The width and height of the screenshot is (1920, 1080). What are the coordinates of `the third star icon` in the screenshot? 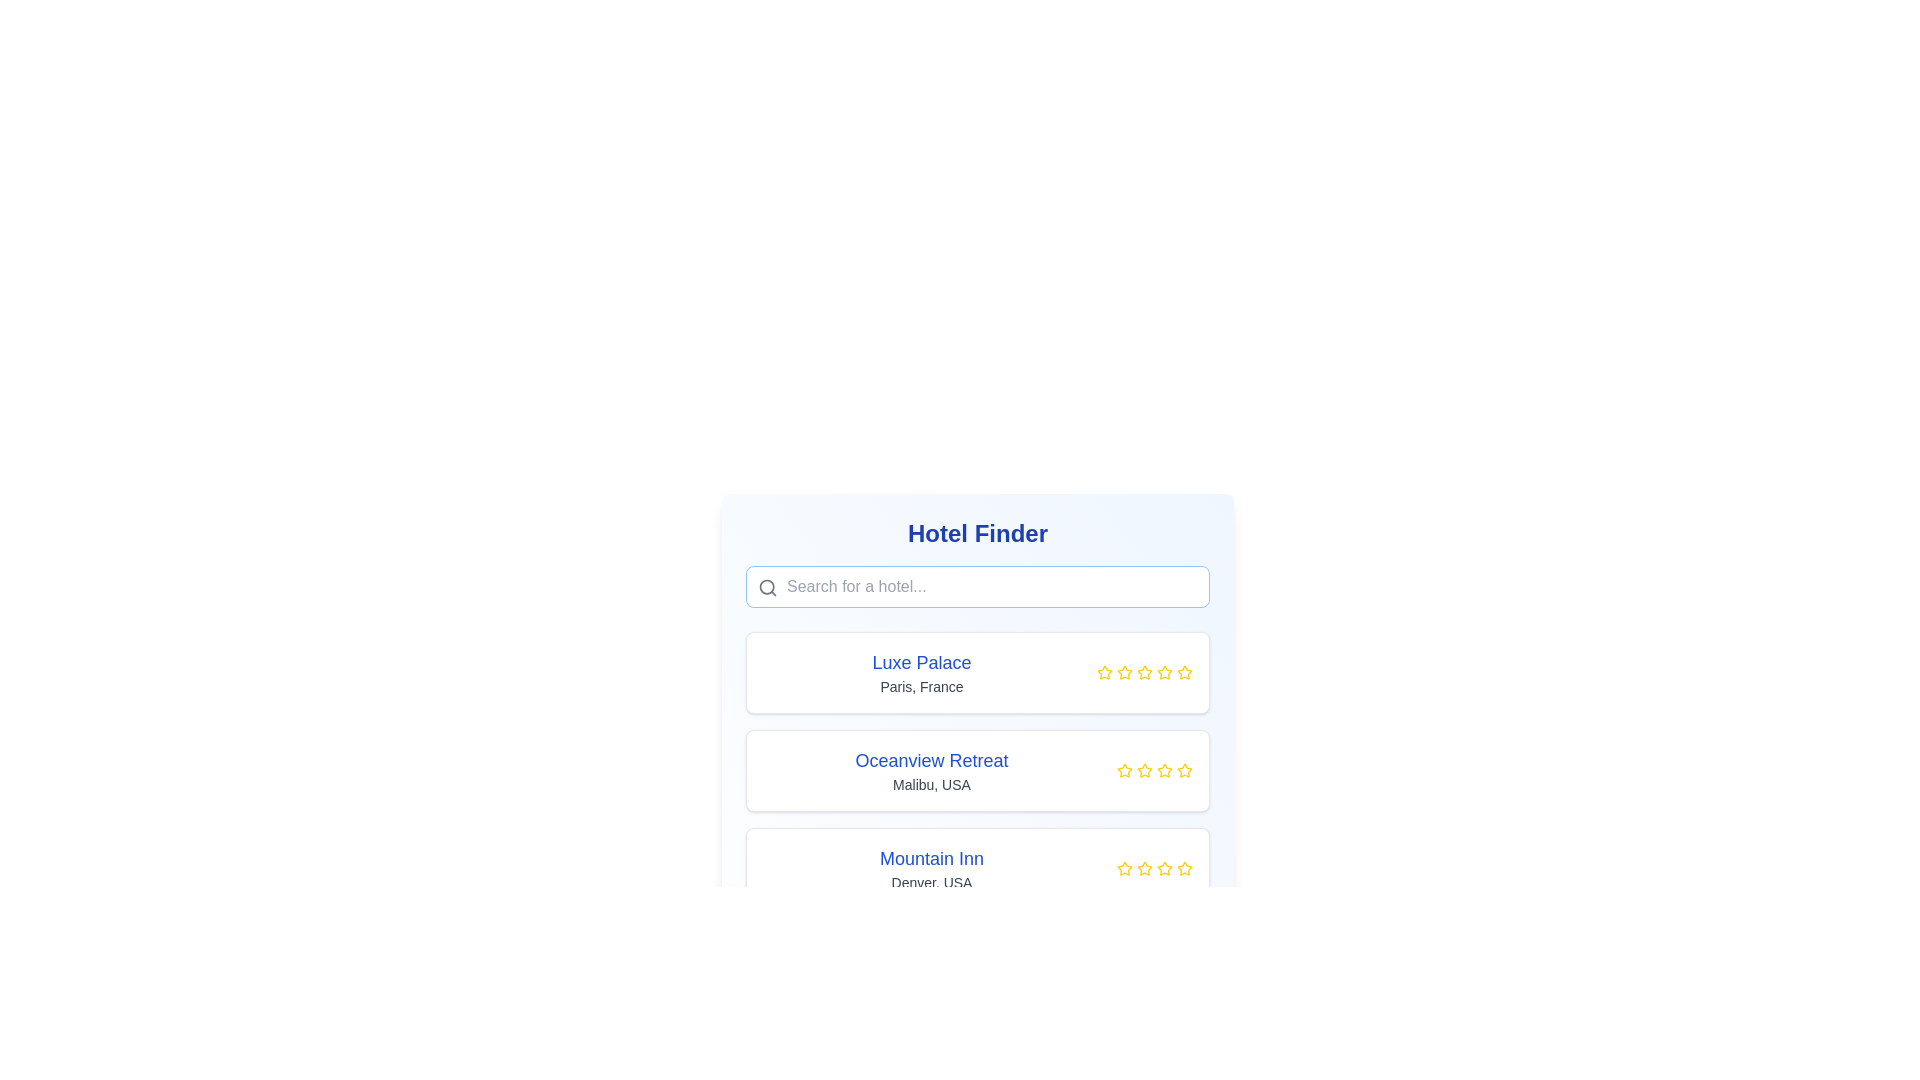 It's located at (1145, 867).